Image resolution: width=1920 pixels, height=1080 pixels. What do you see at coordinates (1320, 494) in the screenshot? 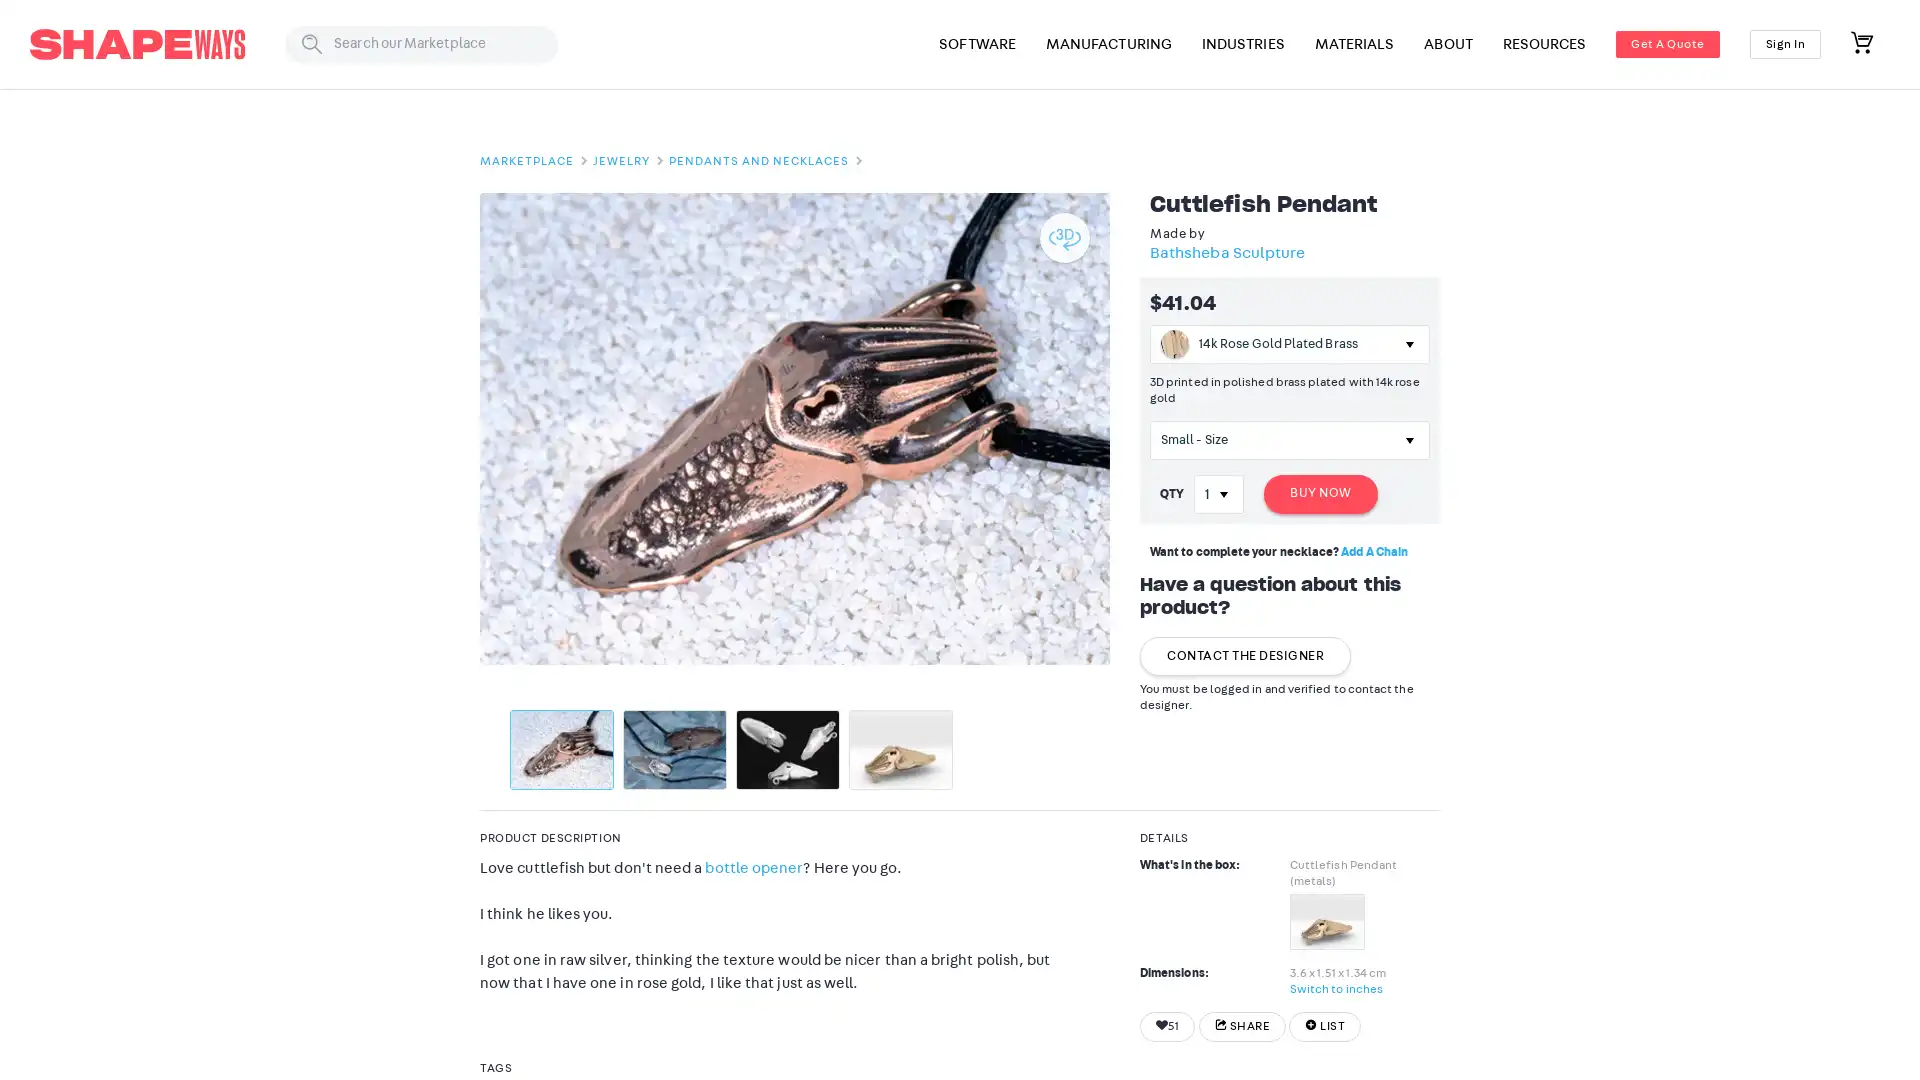
I see `BUY NOW` at bounding box center [1320, 494].